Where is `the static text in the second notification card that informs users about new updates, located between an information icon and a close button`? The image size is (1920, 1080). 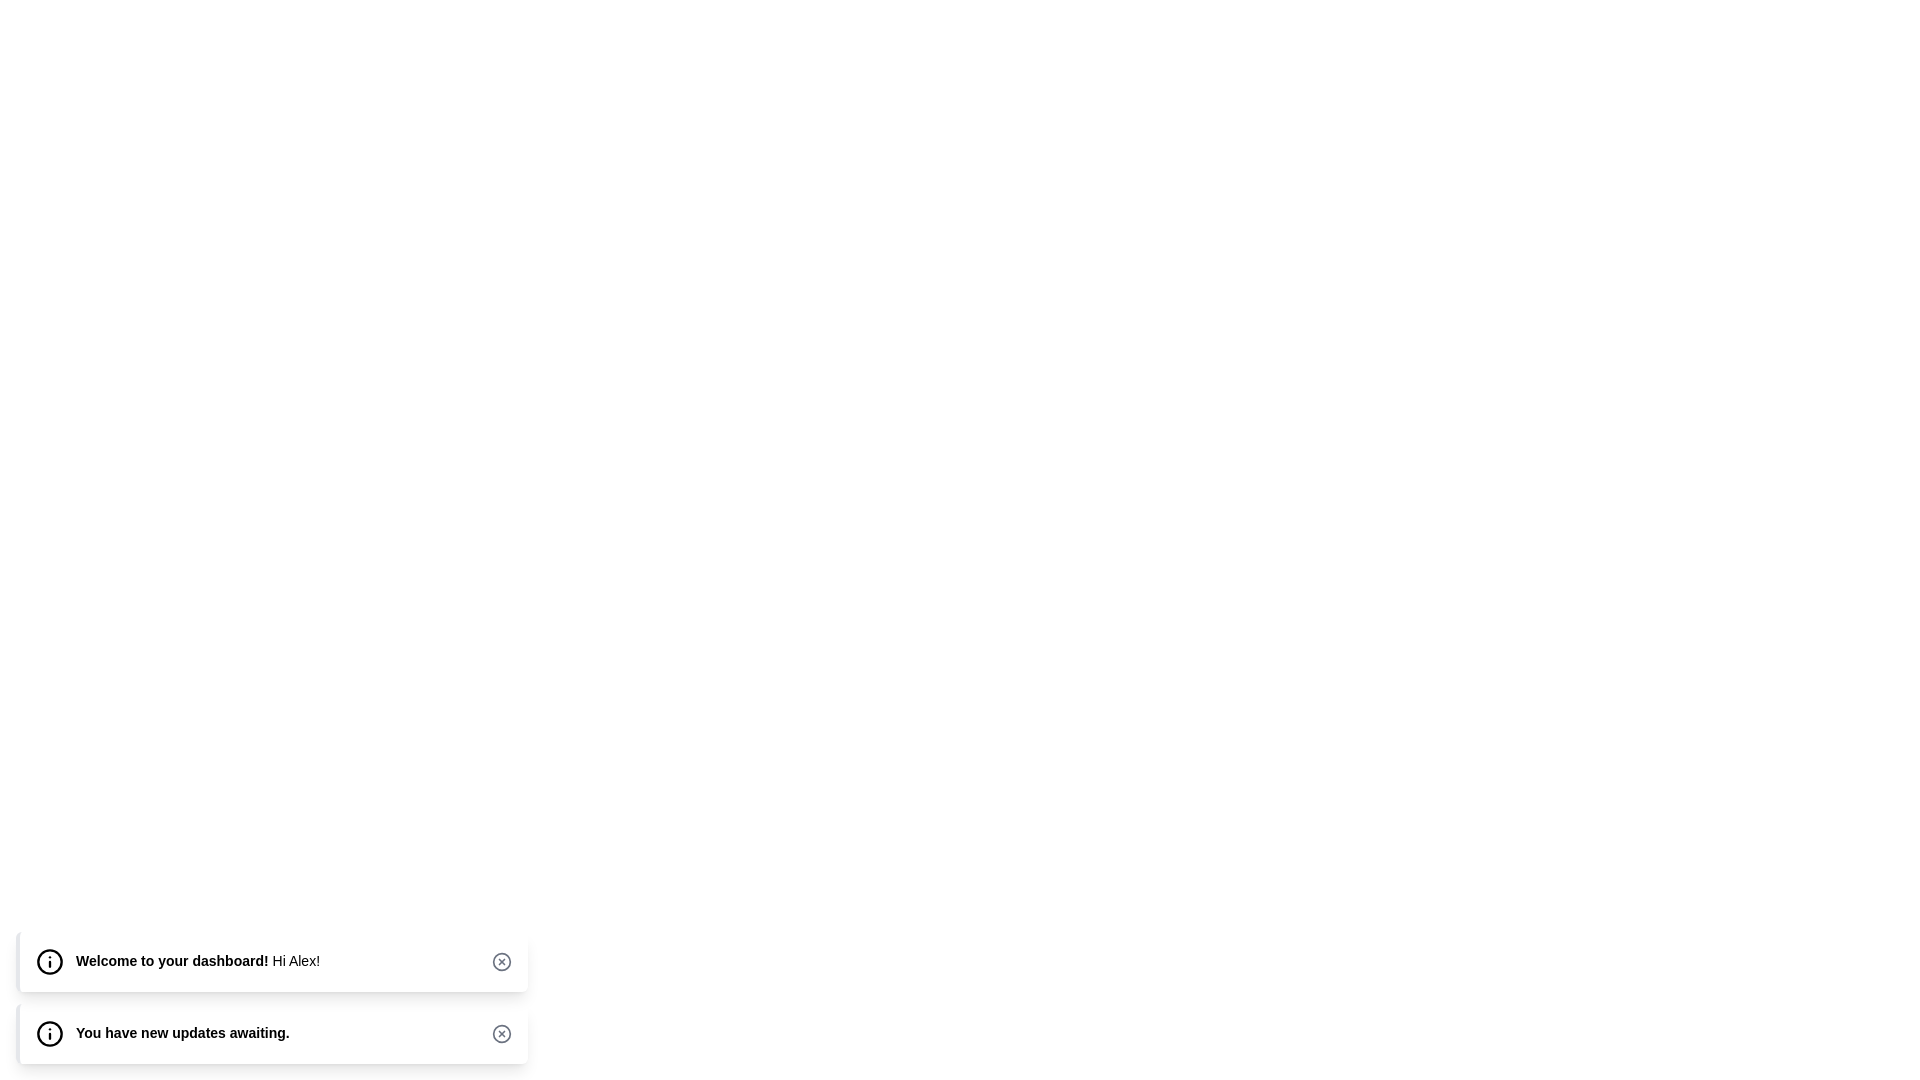 the static text in the second notification card that informs users about new updates, located between an information icon and a close button is located at coordinates (182, 1033).